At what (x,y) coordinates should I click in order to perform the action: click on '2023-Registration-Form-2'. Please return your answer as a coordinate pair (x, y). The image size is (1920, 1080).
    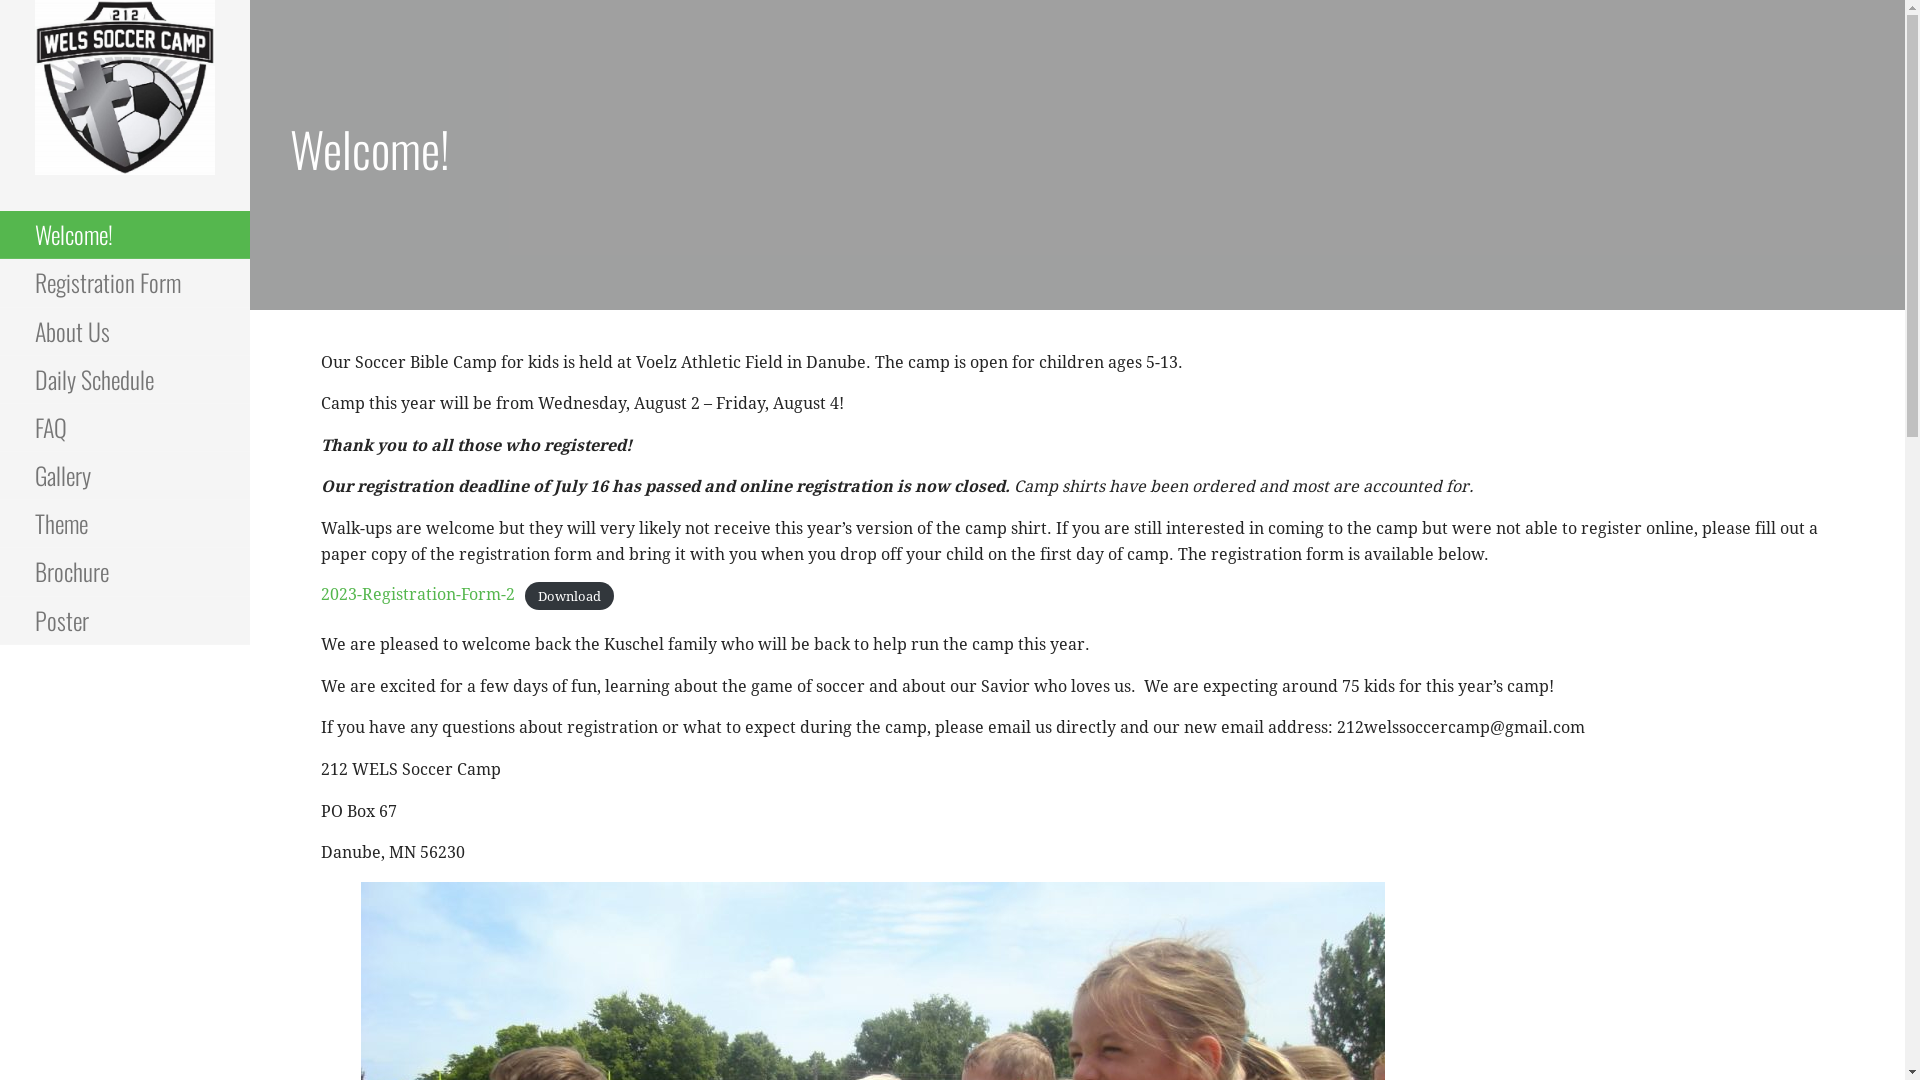
    Looking at the image, I should click on (321, 593).